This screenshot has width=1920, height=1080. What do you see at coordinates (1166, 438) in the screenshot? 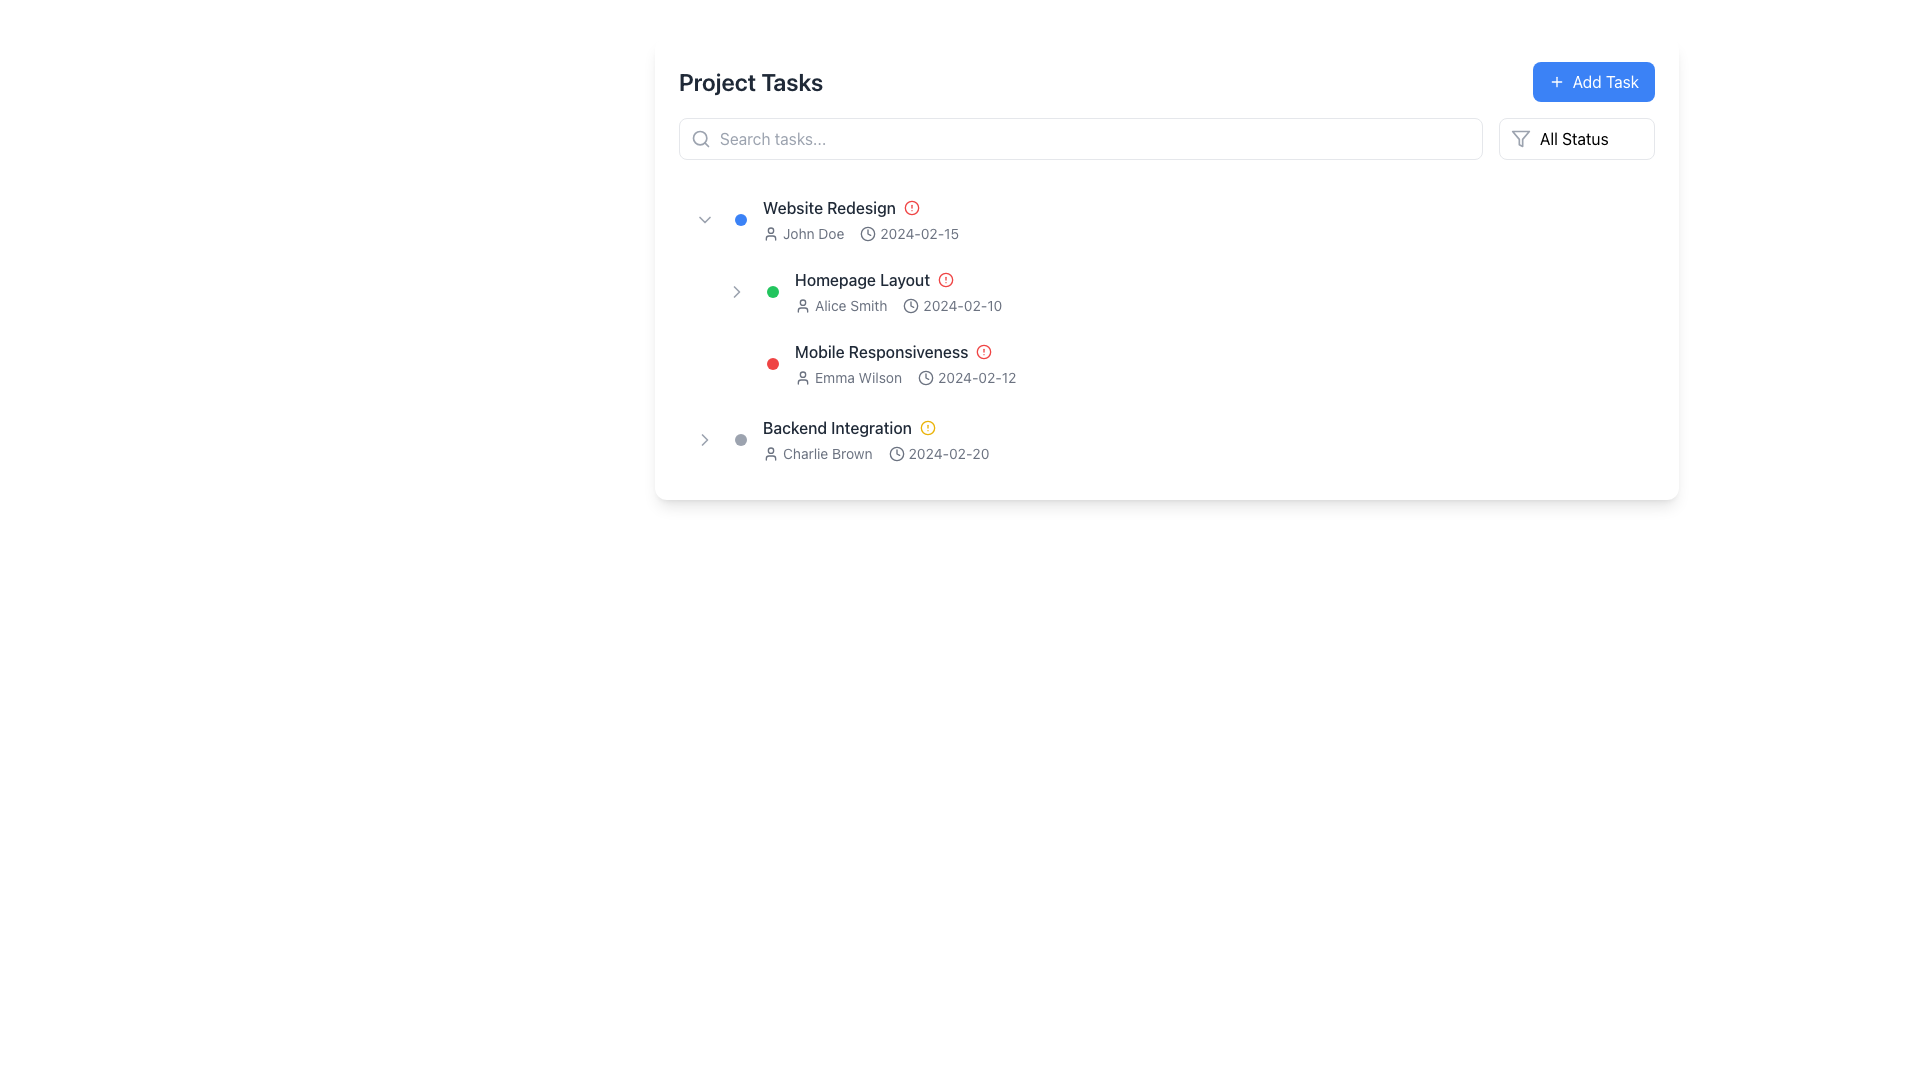
I see `to select the task item titled 'Backend Integration', which is the fourth task in the list and includes details such as the assignee 'Charlie Brown' and due date '2024-02-20'` at bounding box center [1166, 438].